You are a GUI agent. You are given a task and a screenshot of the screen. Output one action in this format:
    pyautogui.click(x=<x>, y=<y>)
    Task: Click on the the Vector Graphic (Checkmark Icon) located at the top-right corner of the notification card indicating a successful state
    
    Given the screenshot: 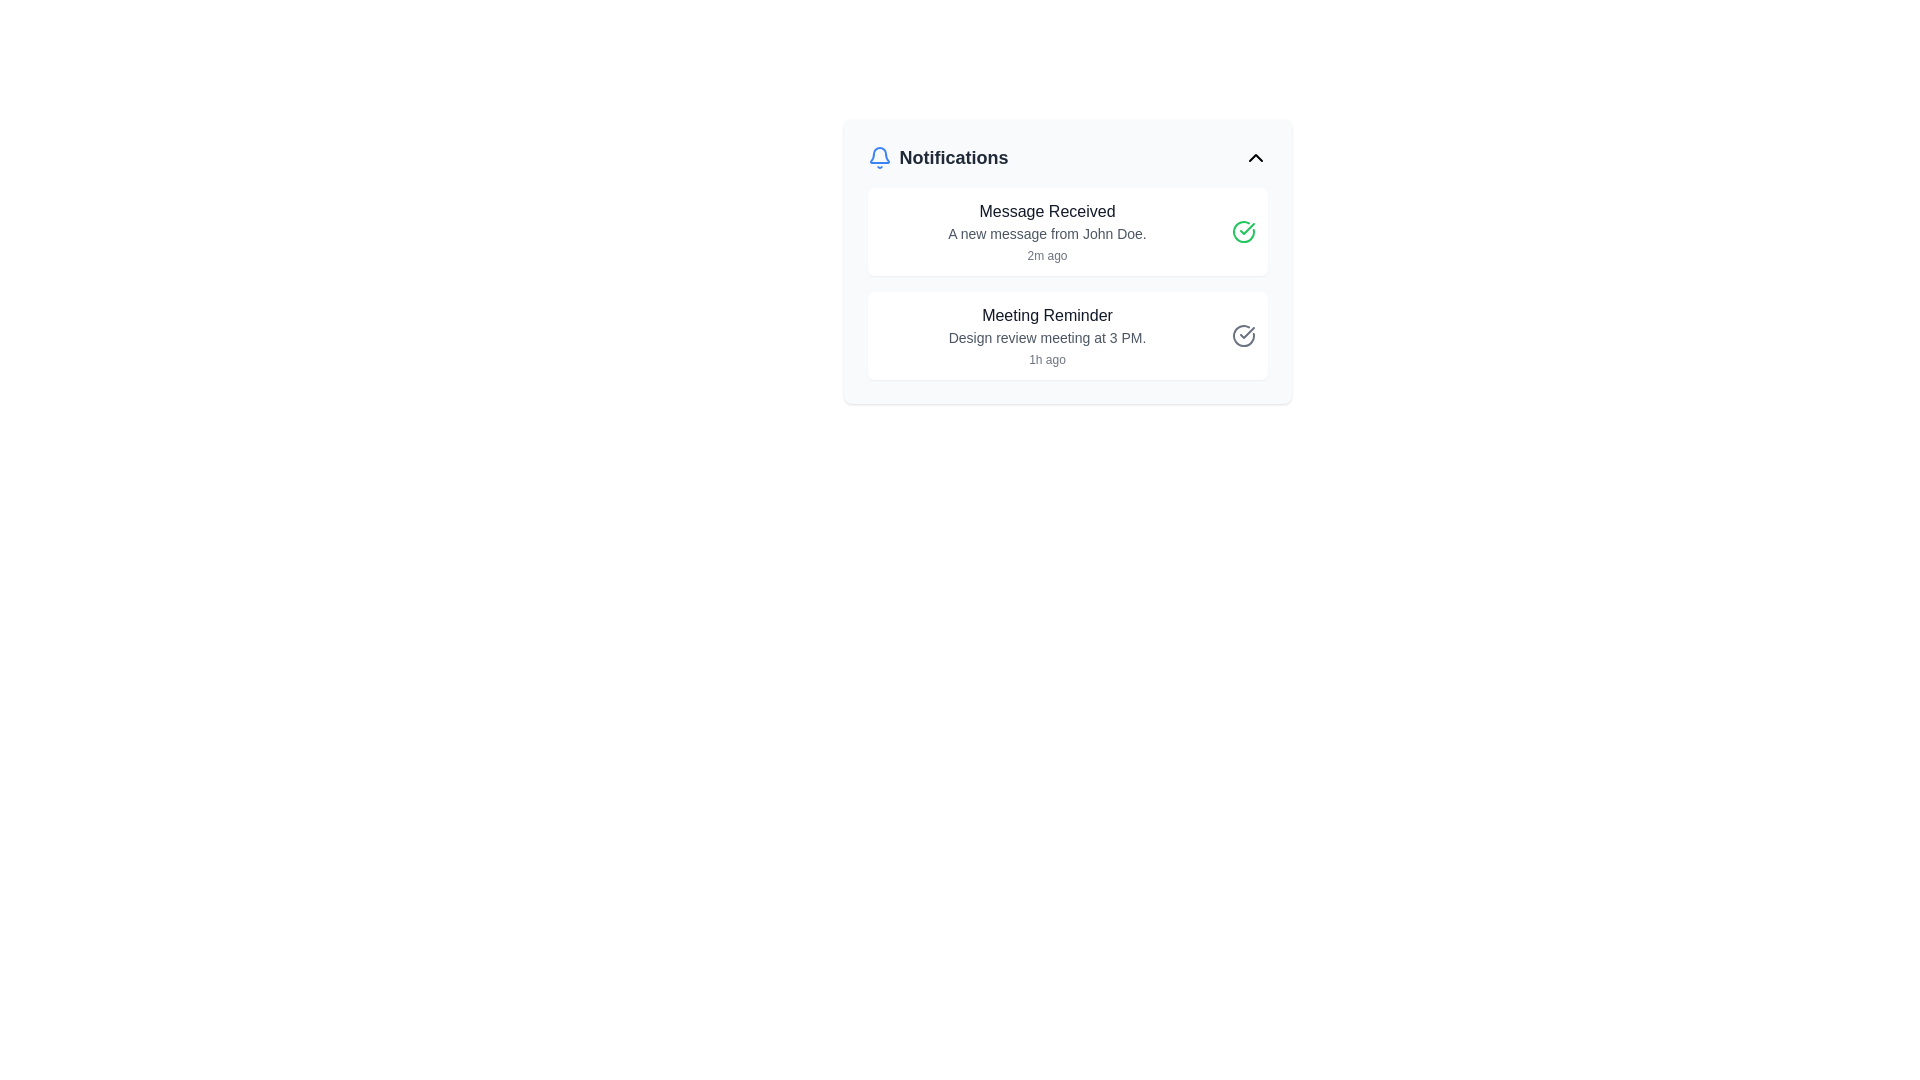 What is the action you would take?
    pyautogui.click(x=1246, y=331)
    